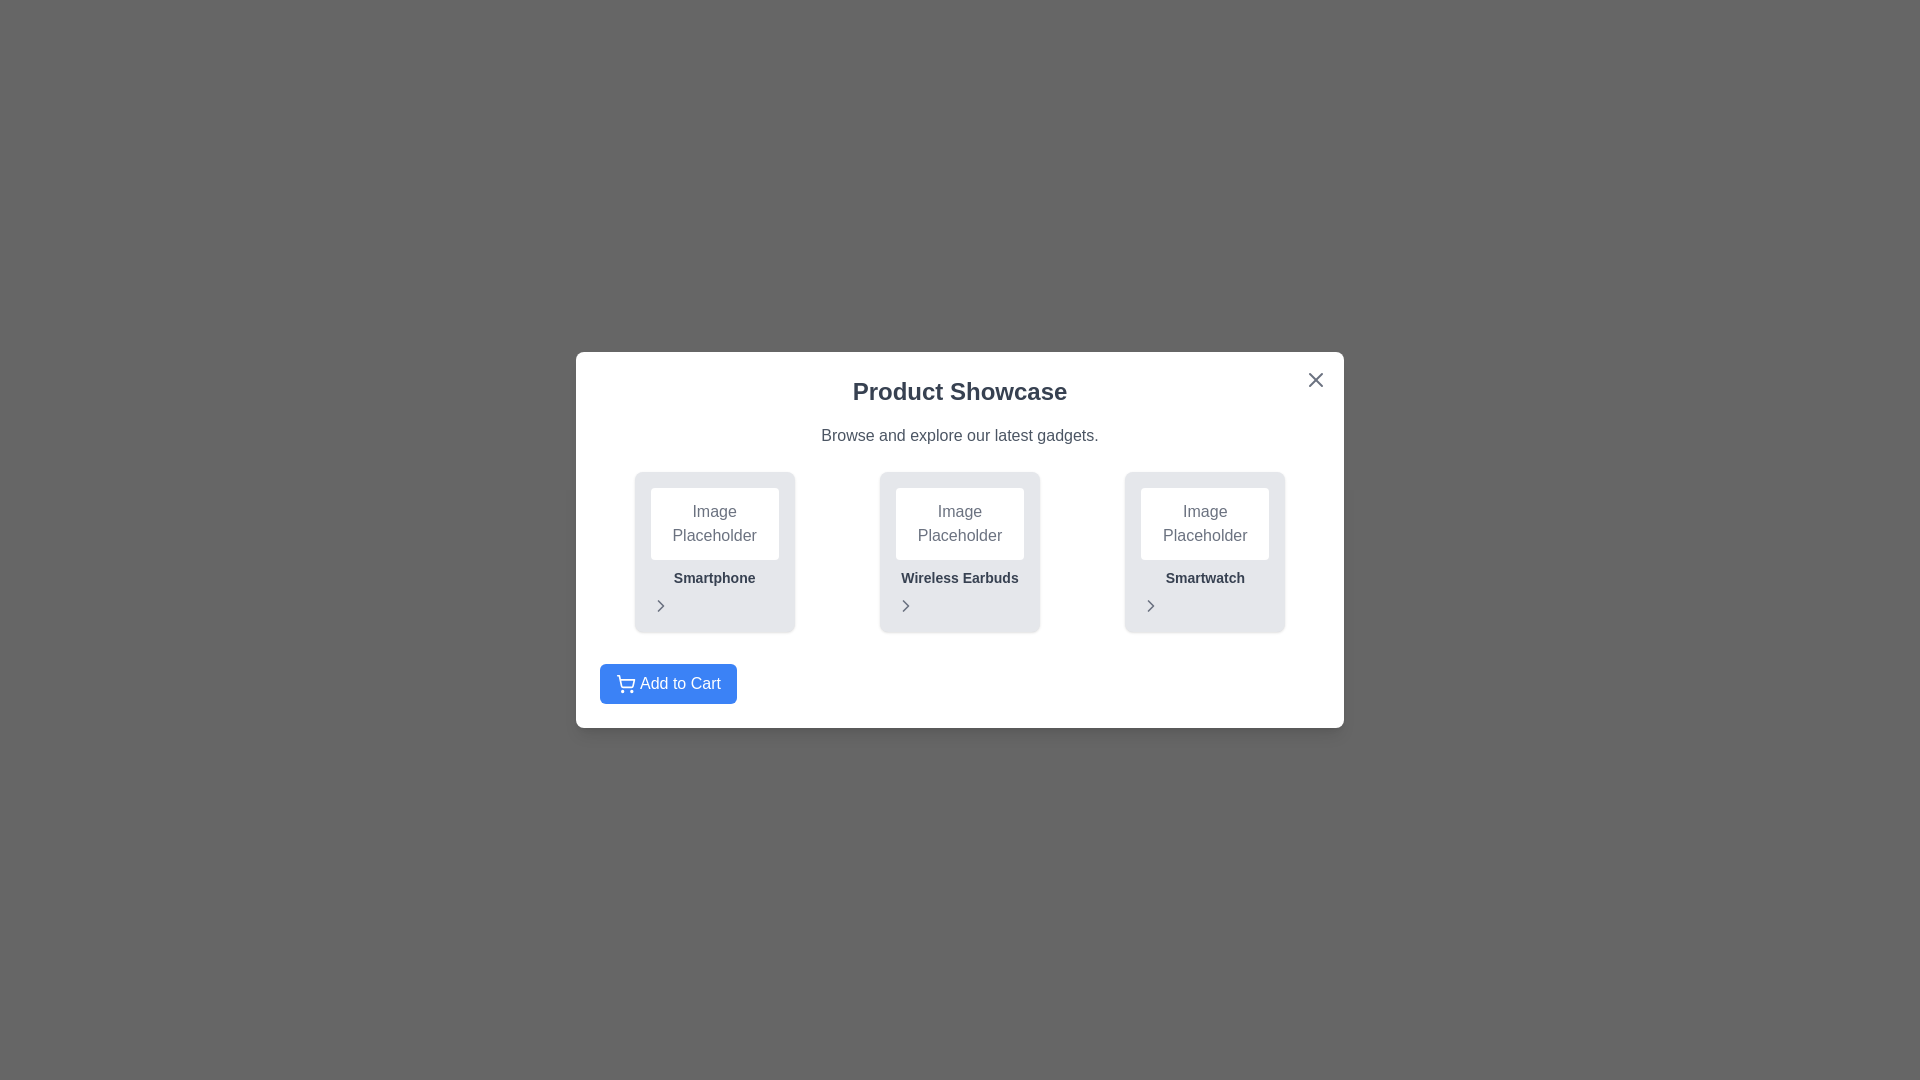 The height and width of the screenshot is (1080, 1920). I want to click on keyboard navigation, so click(668, 682).